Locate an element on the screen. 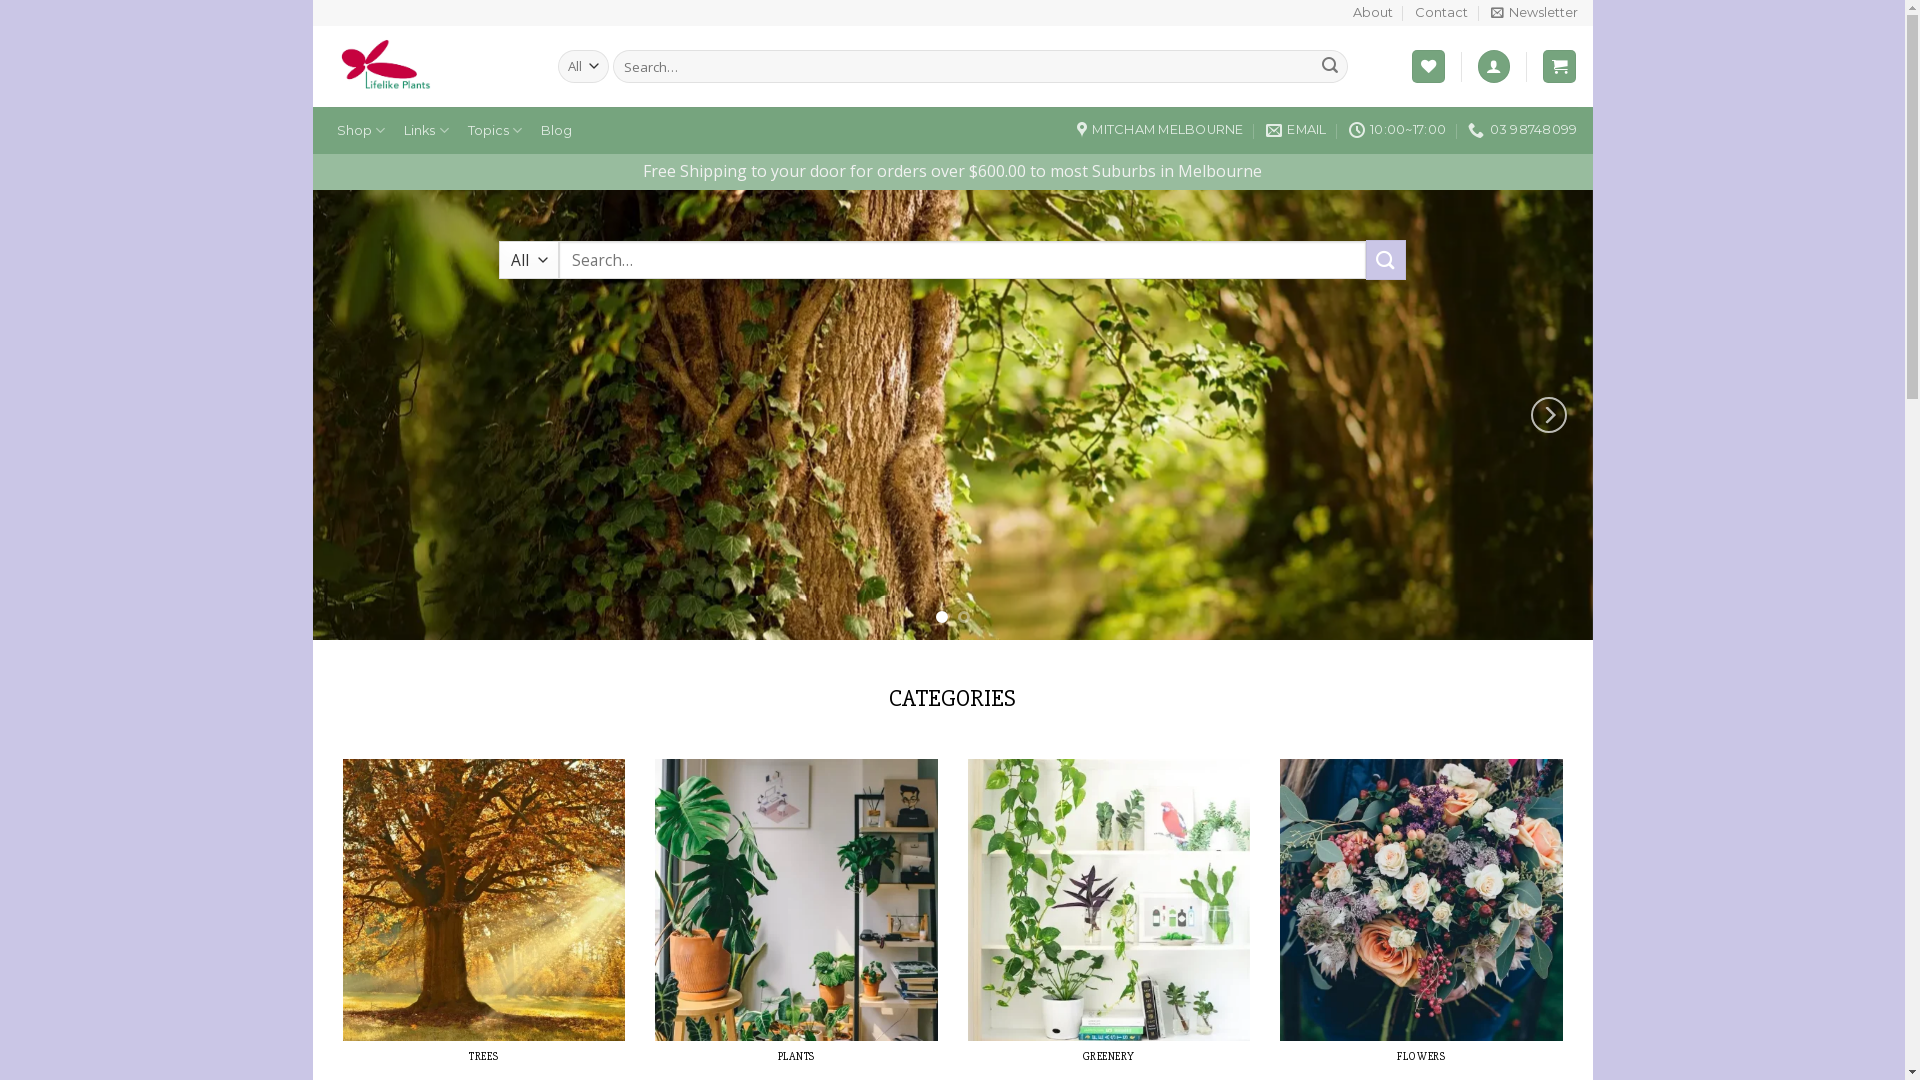 The height and width of the screenshot is (1080, 1920). 'Search' is located at coordinates (1329, 65).